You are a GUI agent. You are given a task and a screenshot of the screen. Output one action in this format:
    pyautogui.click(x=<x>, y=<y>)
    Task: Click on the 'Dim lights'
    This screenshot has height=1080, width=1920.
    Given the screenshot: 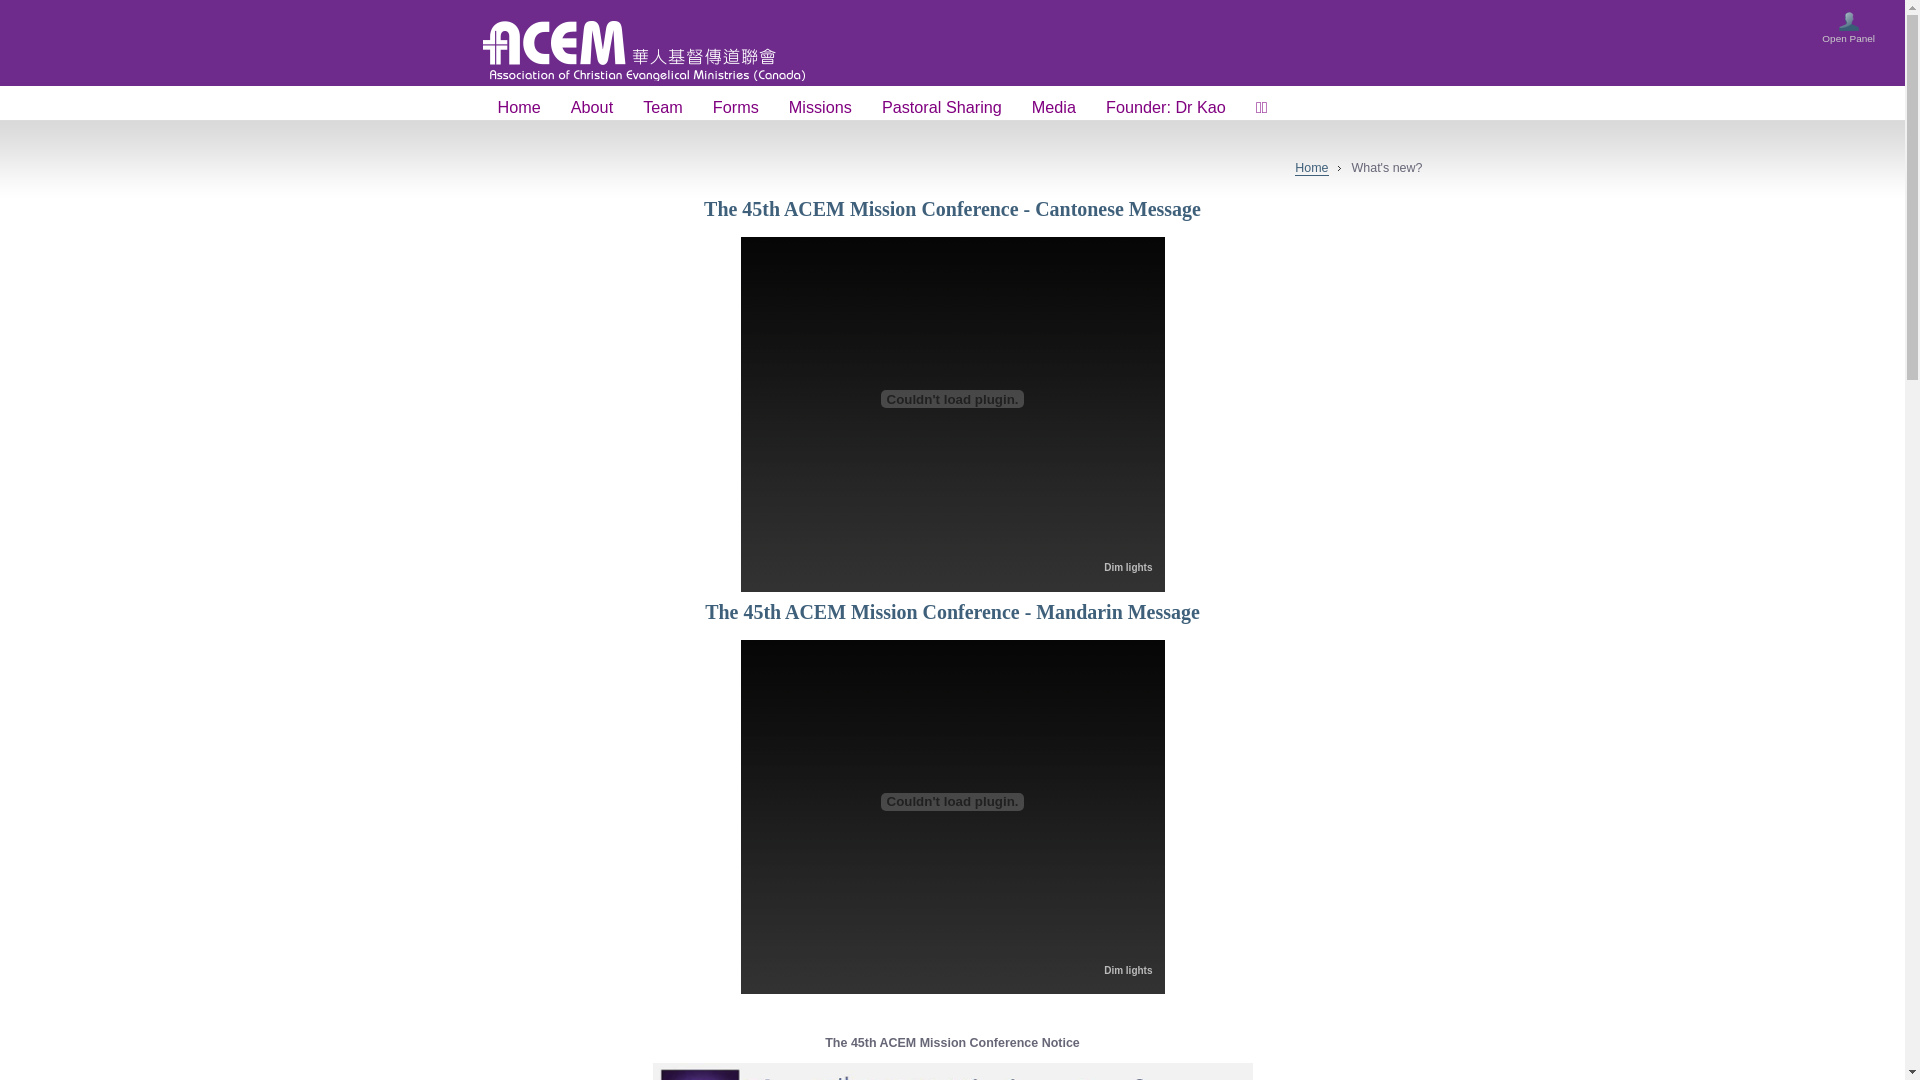 What is the action you would take?
    pyautogui.click(x=1128, y=567)
    